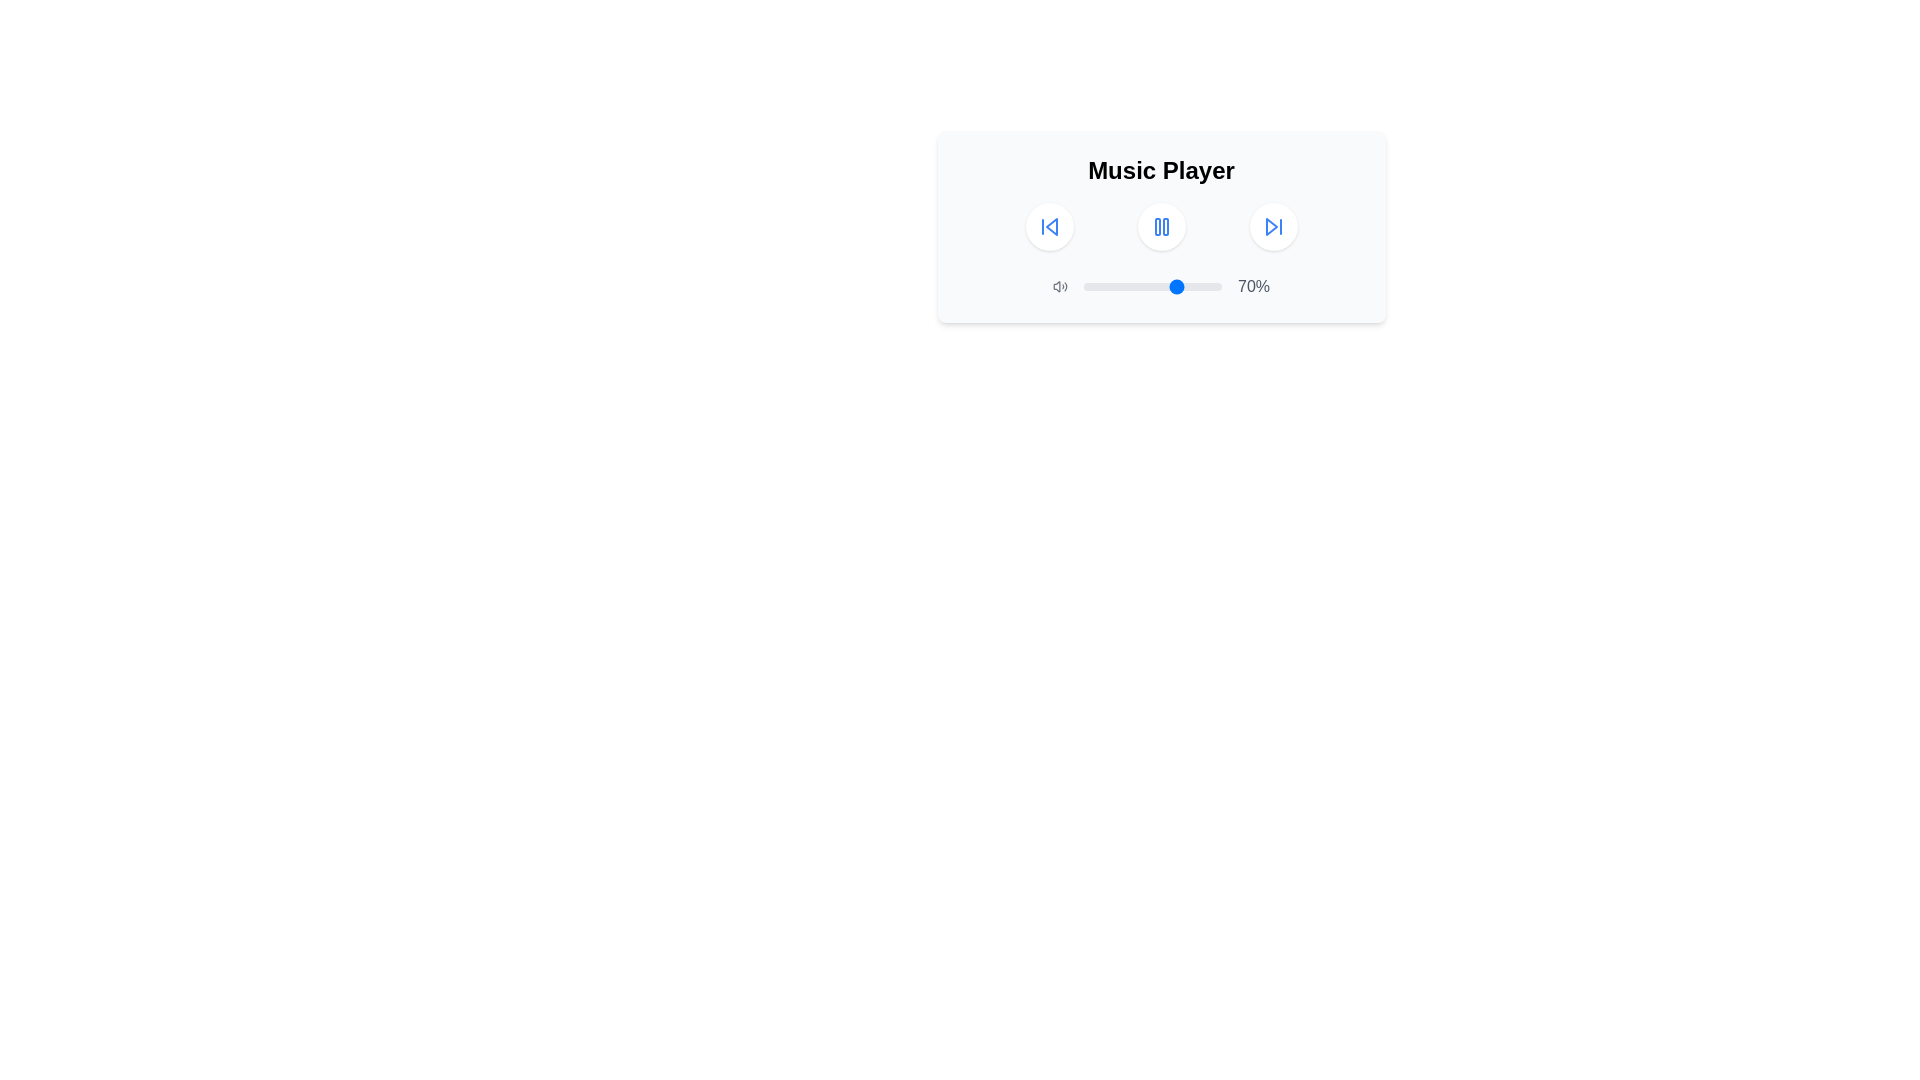  Describe the element at coordinates (1153, 286) in the screenshot. I see `the slider` at that location.